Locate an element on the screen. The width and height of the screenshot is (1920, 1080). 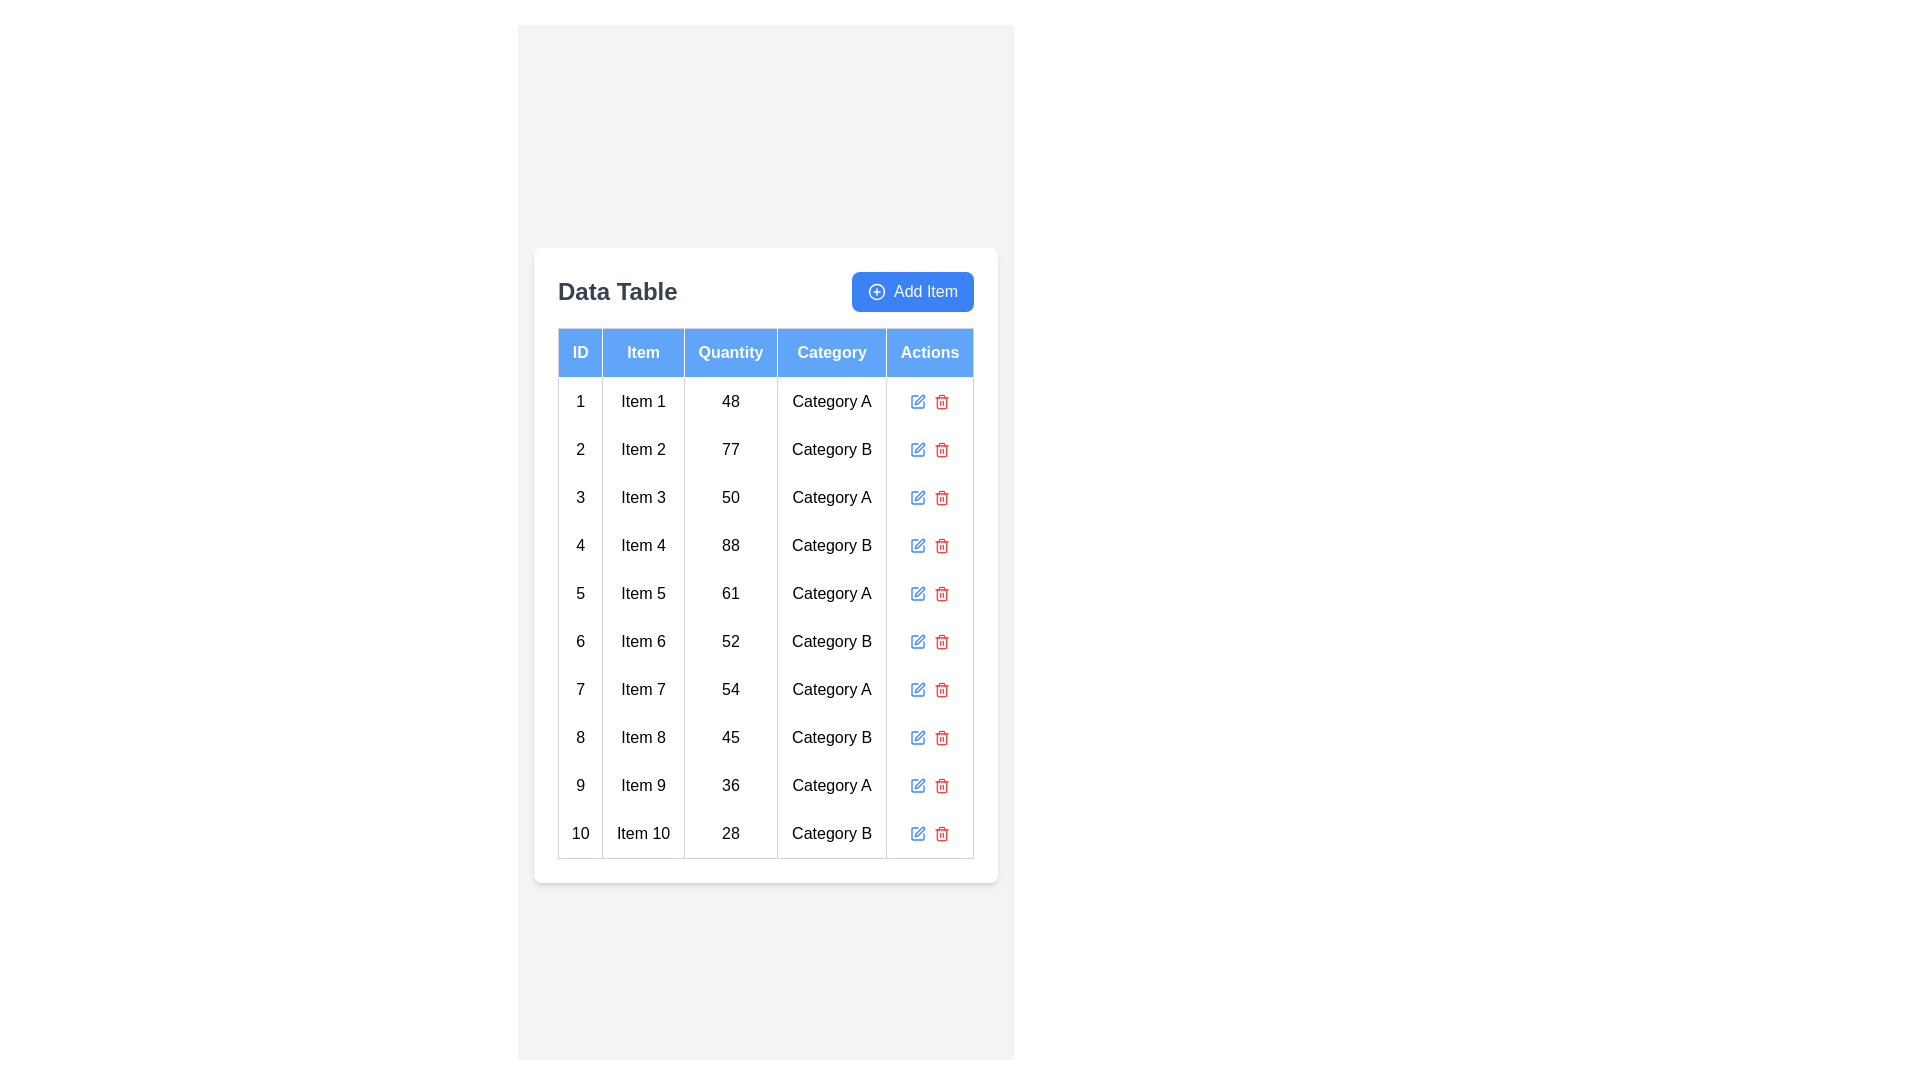
the text label displaying 'Item 2', which is styled with padding and a right gray border, located in the second row of the table under the 'Item' column is located at coordinates (643, 448).